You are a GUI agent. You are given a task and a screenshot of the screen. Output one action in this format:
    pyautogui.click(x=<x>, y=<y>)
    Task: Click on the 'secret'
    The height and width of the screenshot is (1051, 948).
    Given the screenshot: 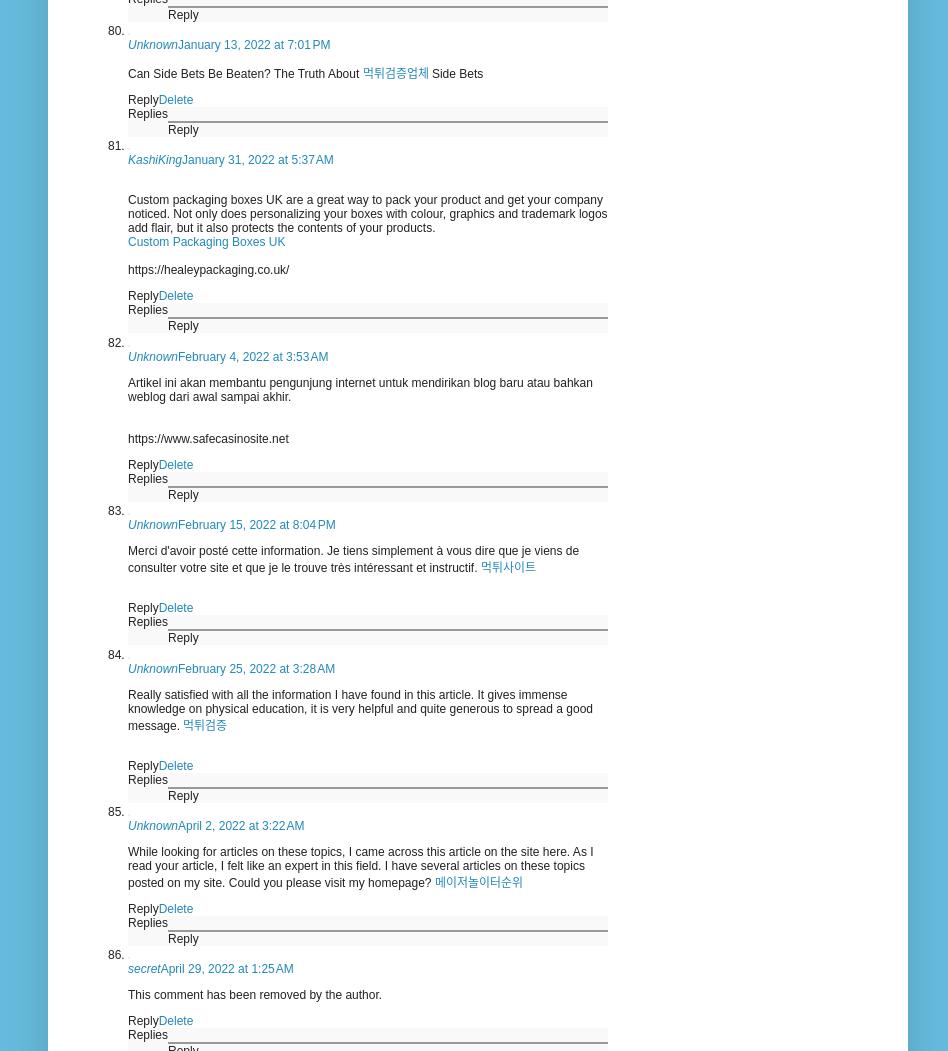 What is the action you would take?
    pyautogui.click(x=143, y=968)
    